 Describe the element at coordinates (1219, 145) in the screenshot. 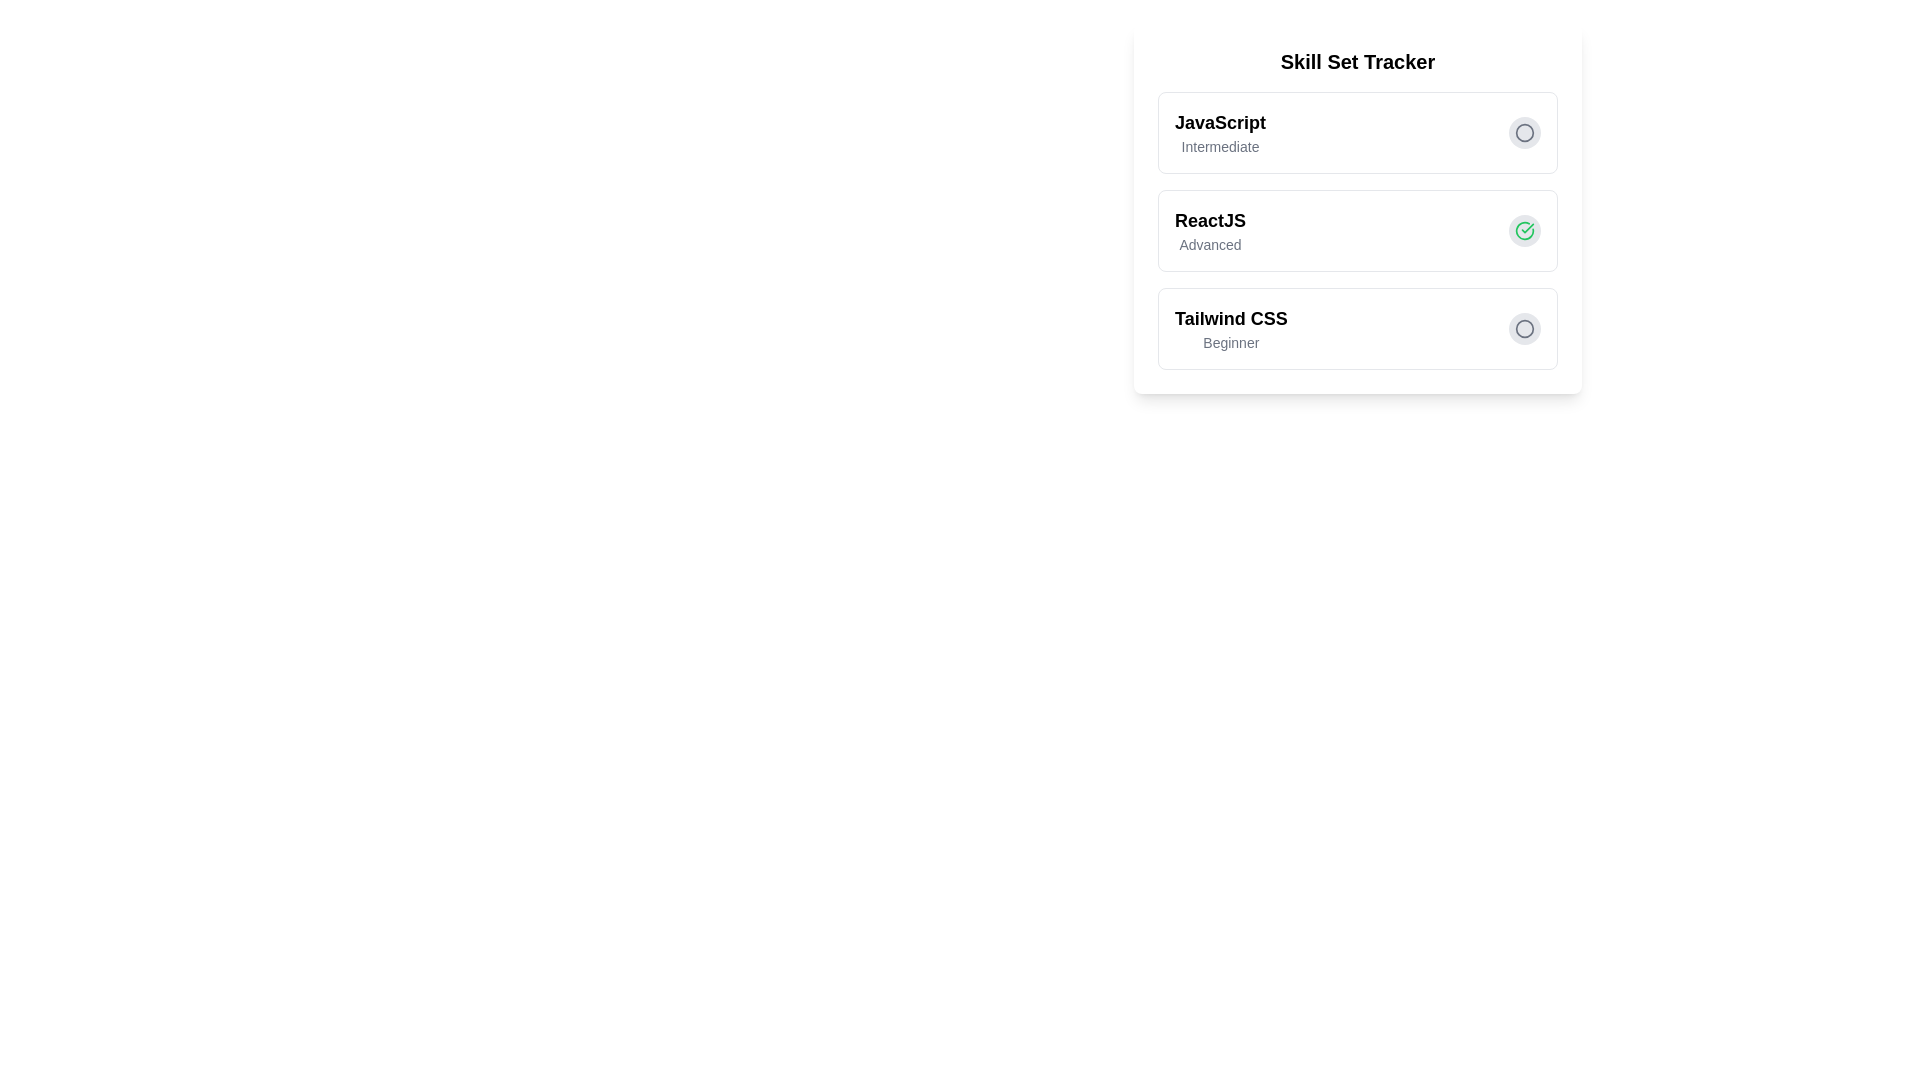

I see `the text label indicating the proficiency level ('Intermediate') of the skill 'JavaScript', which is positioned below the 'JavaScript' text in the skill set tracker` at that location.